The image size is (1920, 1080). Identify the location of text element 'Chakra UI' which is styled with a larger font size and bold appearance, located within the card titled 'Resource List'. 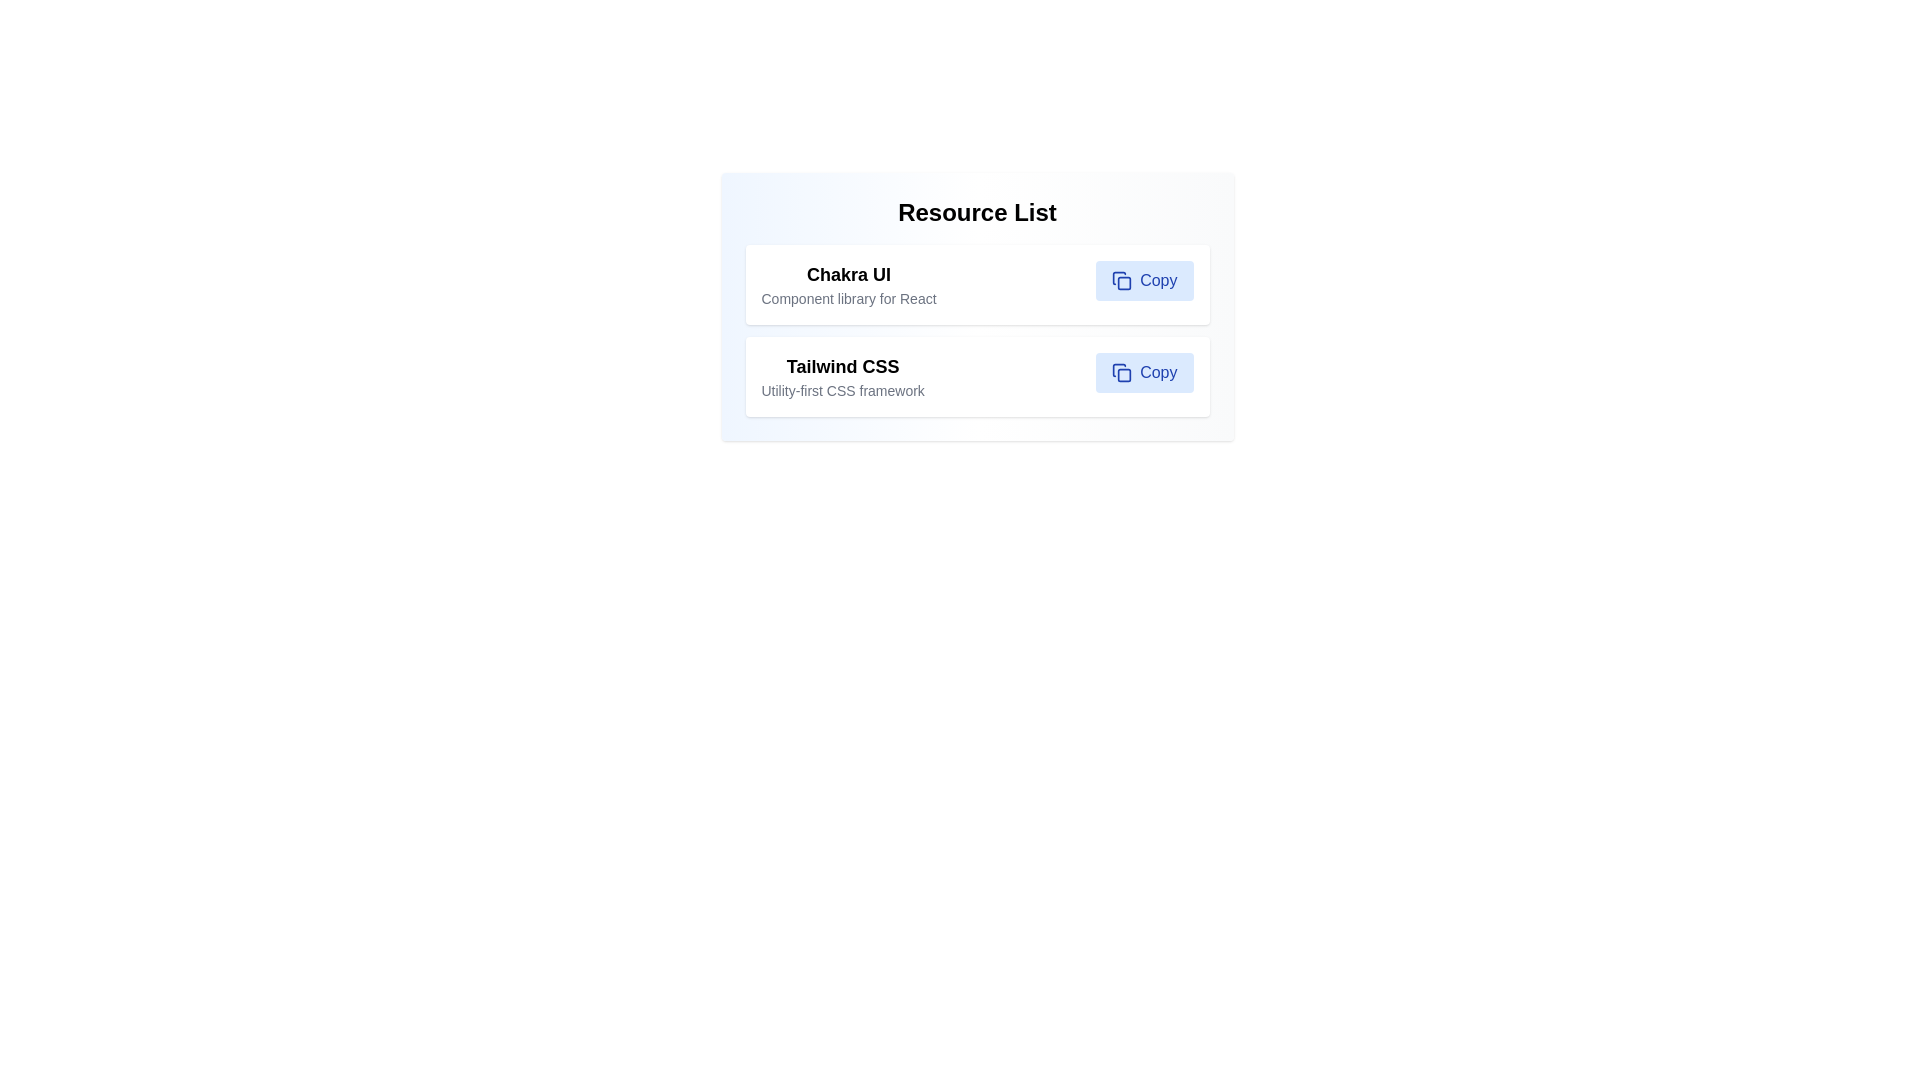
(849, 274).